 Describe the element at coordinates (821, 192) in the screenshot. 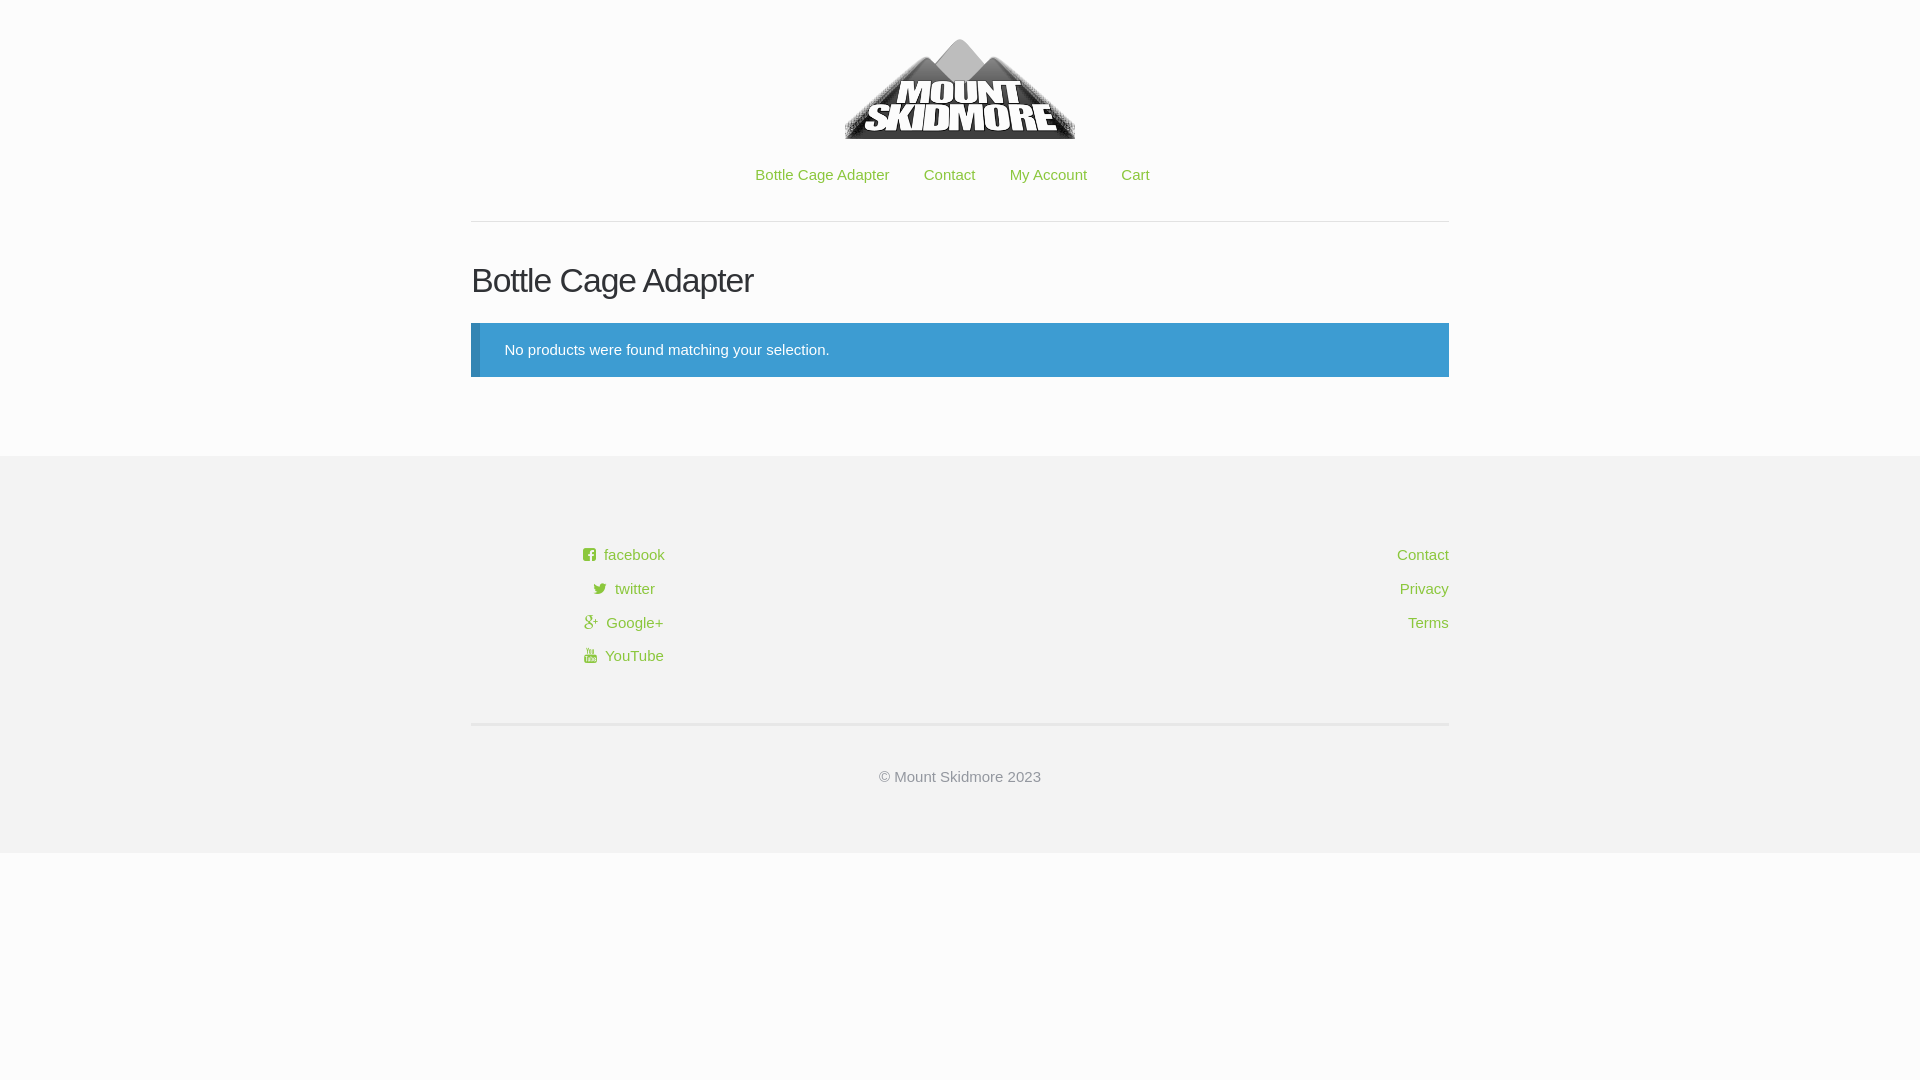

I see `'Bottle Cage Adapter'` at that location.